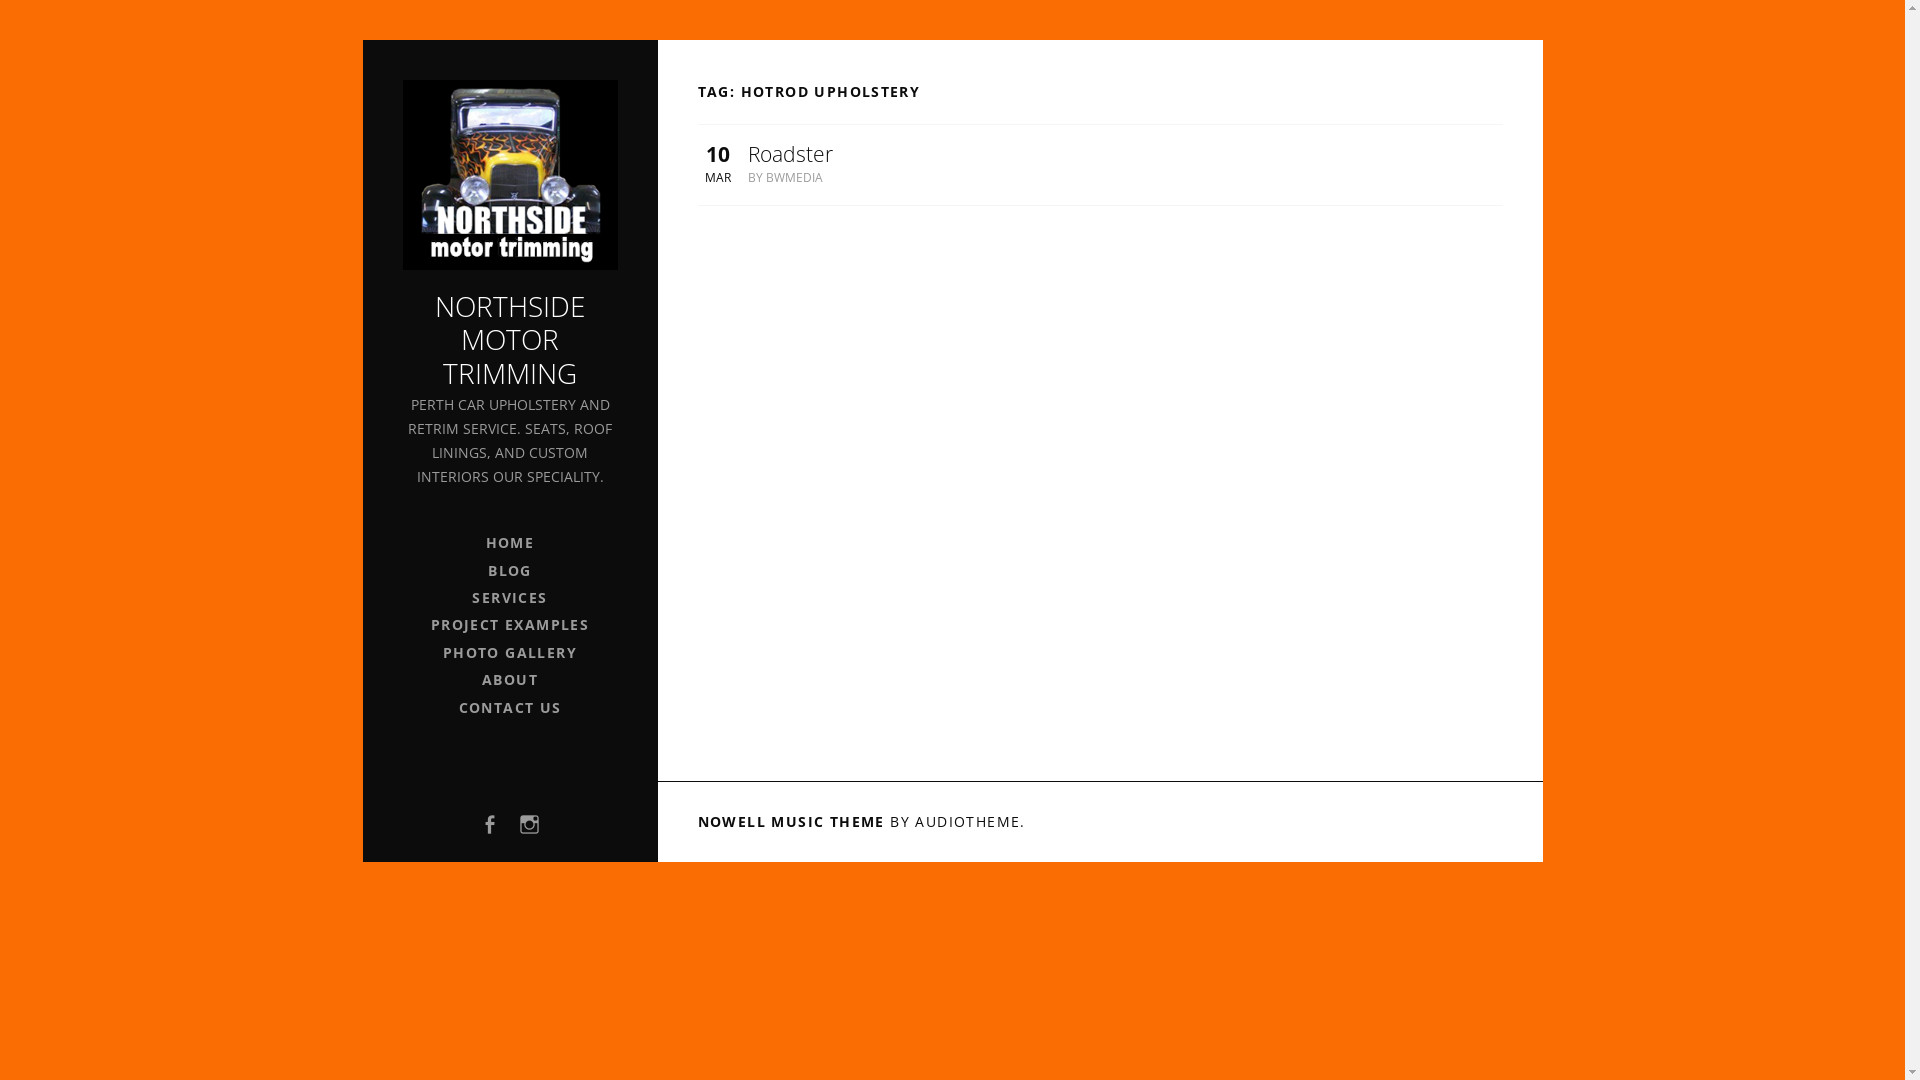 The width and height of the screenshot is (1920, 1080). What do you see at coordinates (509, 542) in the screenshot?
I see `'HOME'` at bounding box center [509, 542].